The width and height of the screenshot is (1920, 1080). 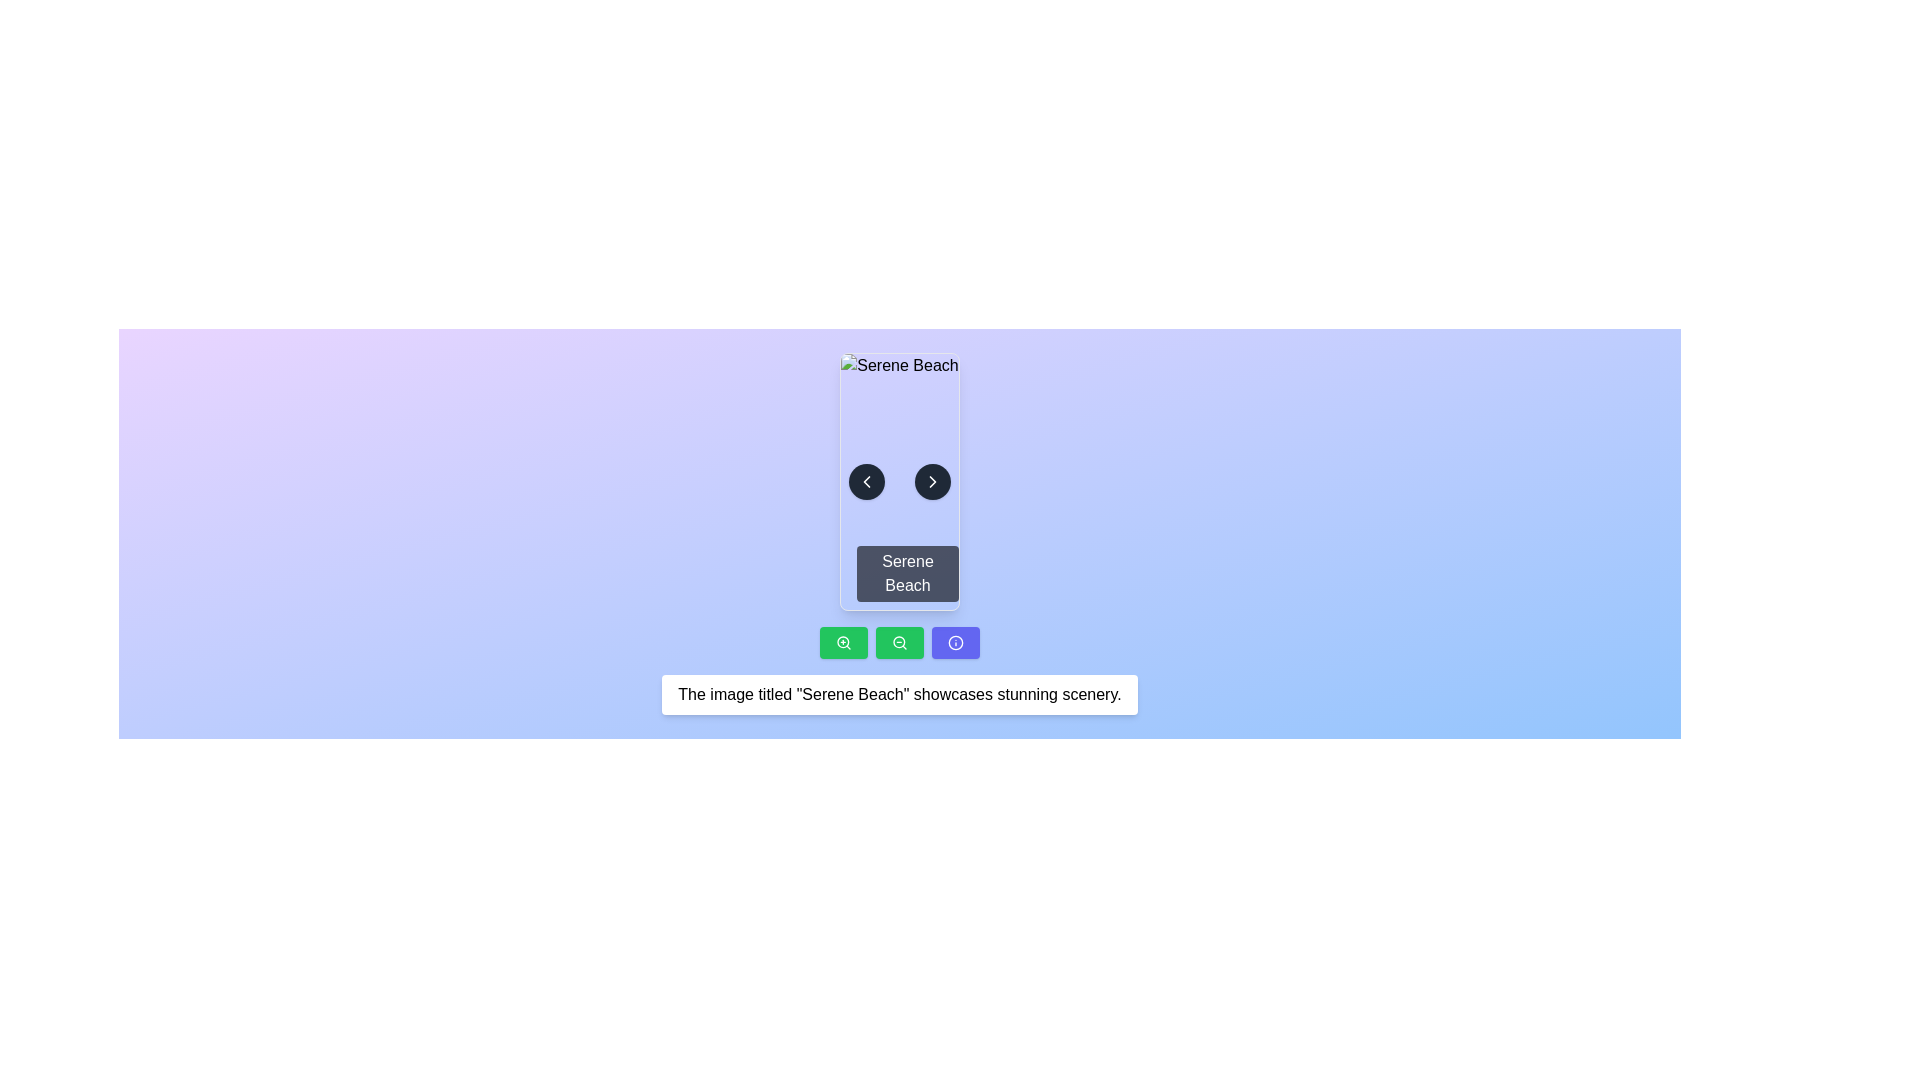 What do you see at coordinates (899, 693) in the screenshot?
I see `the text label displaying 'The image titled "Serene Beach" showcases stunning scenery.' which is centered horizontally in the bottom area of the layout` at bounding box center [899, 693].